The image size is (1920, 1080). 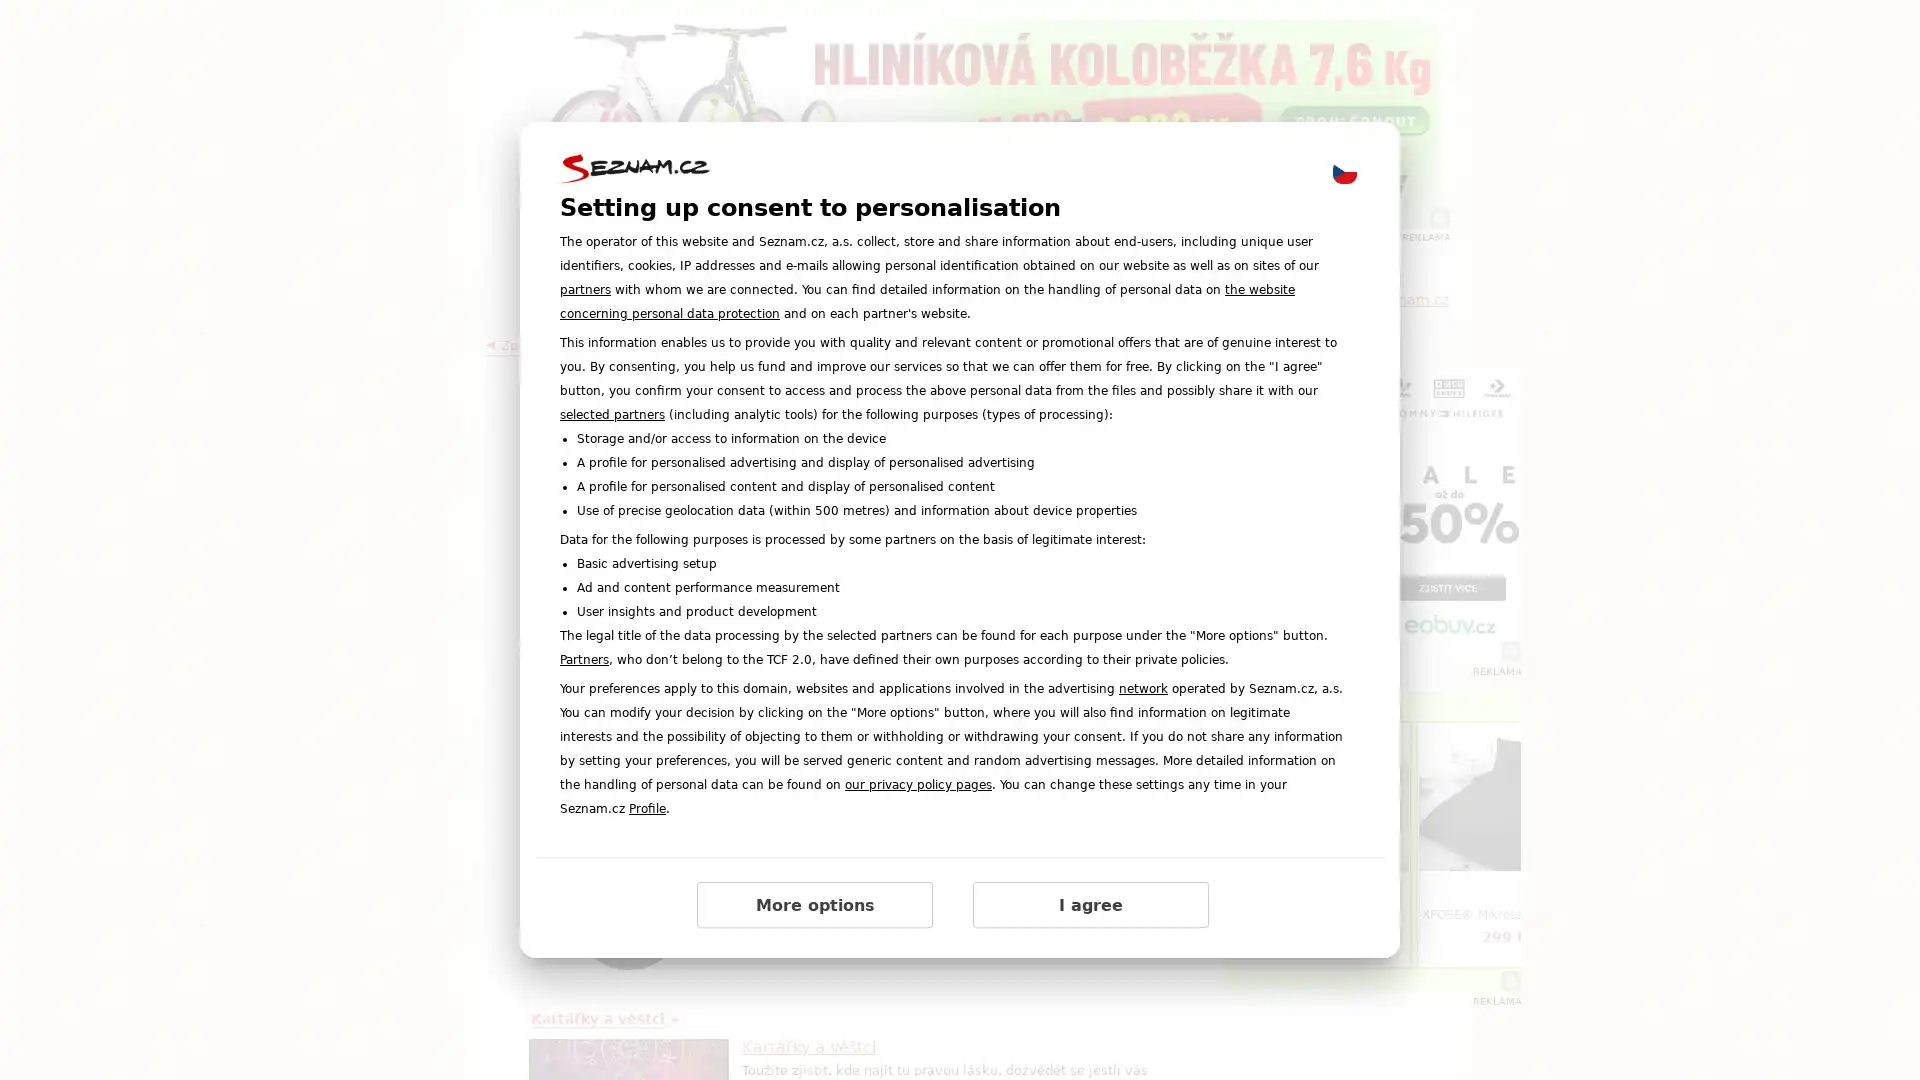 I want to click on More options, so click(x=815, y=905).